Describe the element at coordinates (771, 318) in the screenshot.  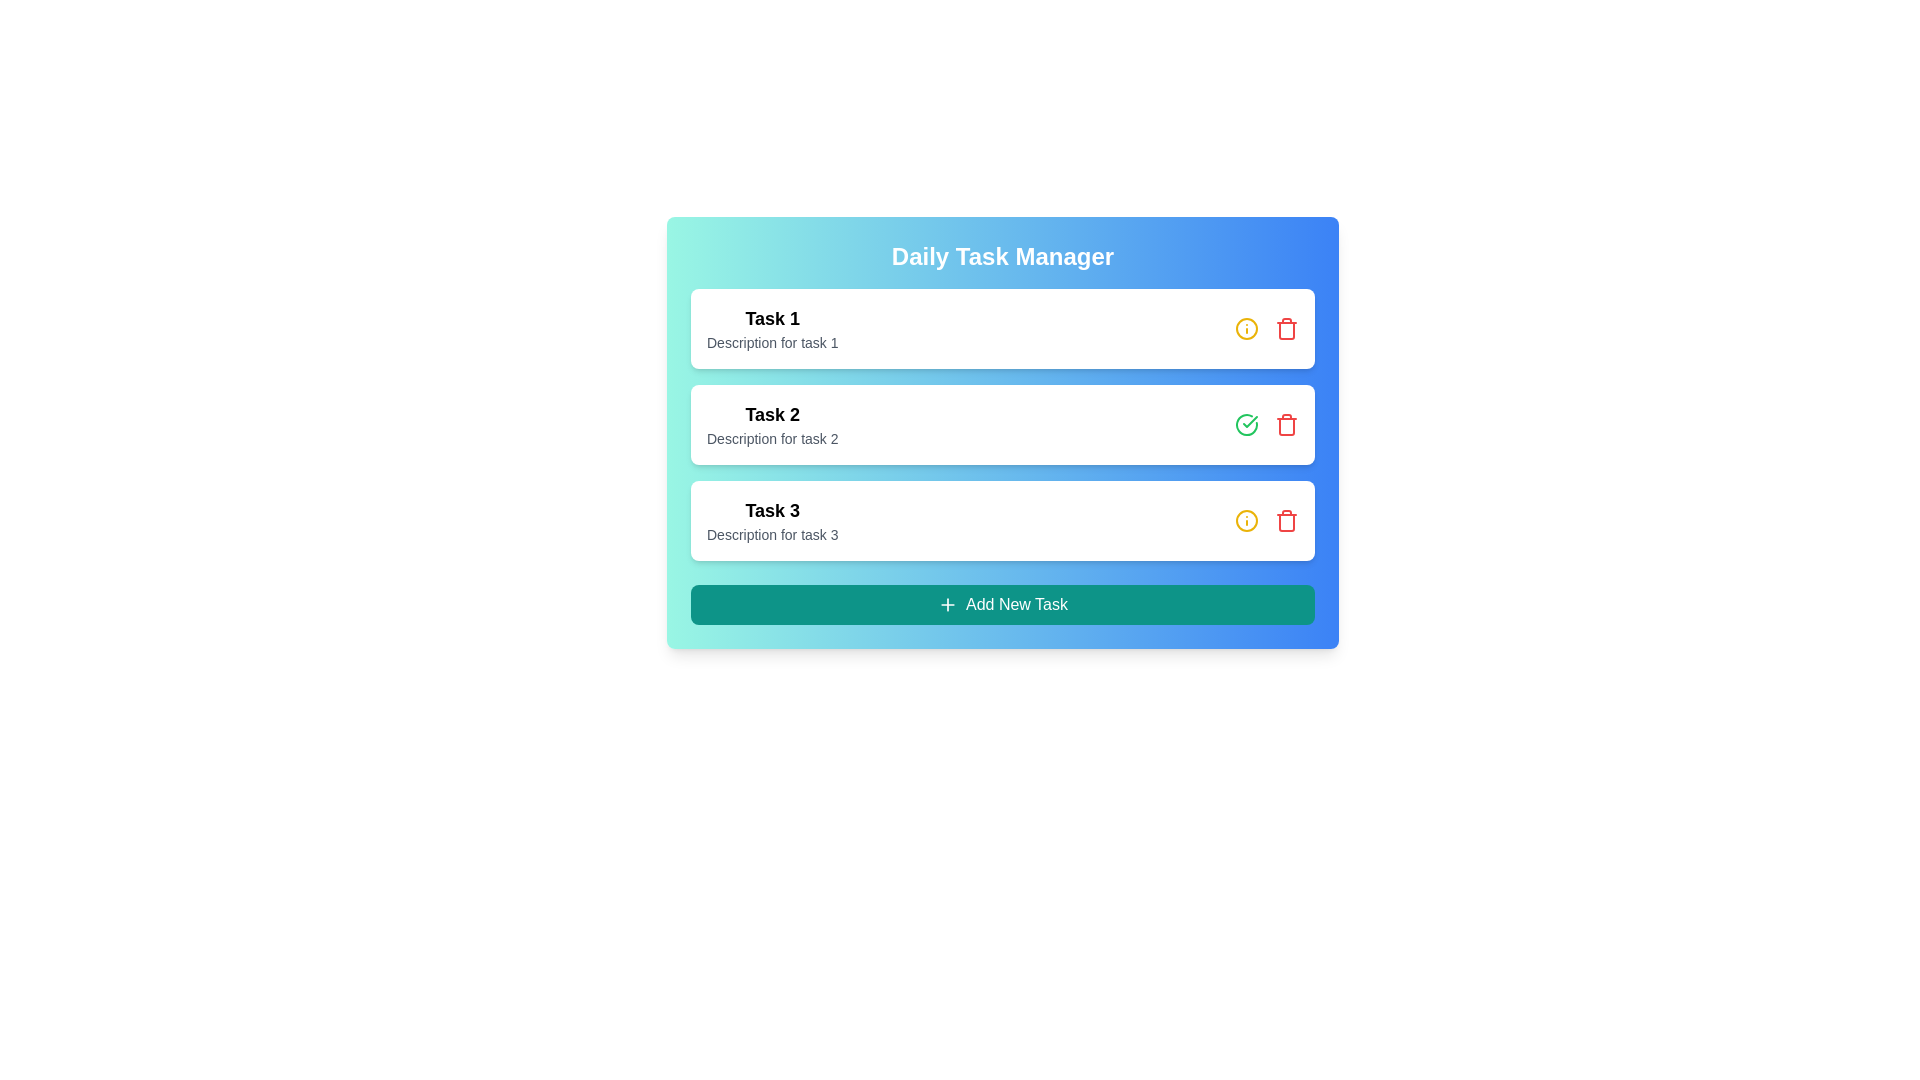
I see `the task title or description to enable editing` at that location.